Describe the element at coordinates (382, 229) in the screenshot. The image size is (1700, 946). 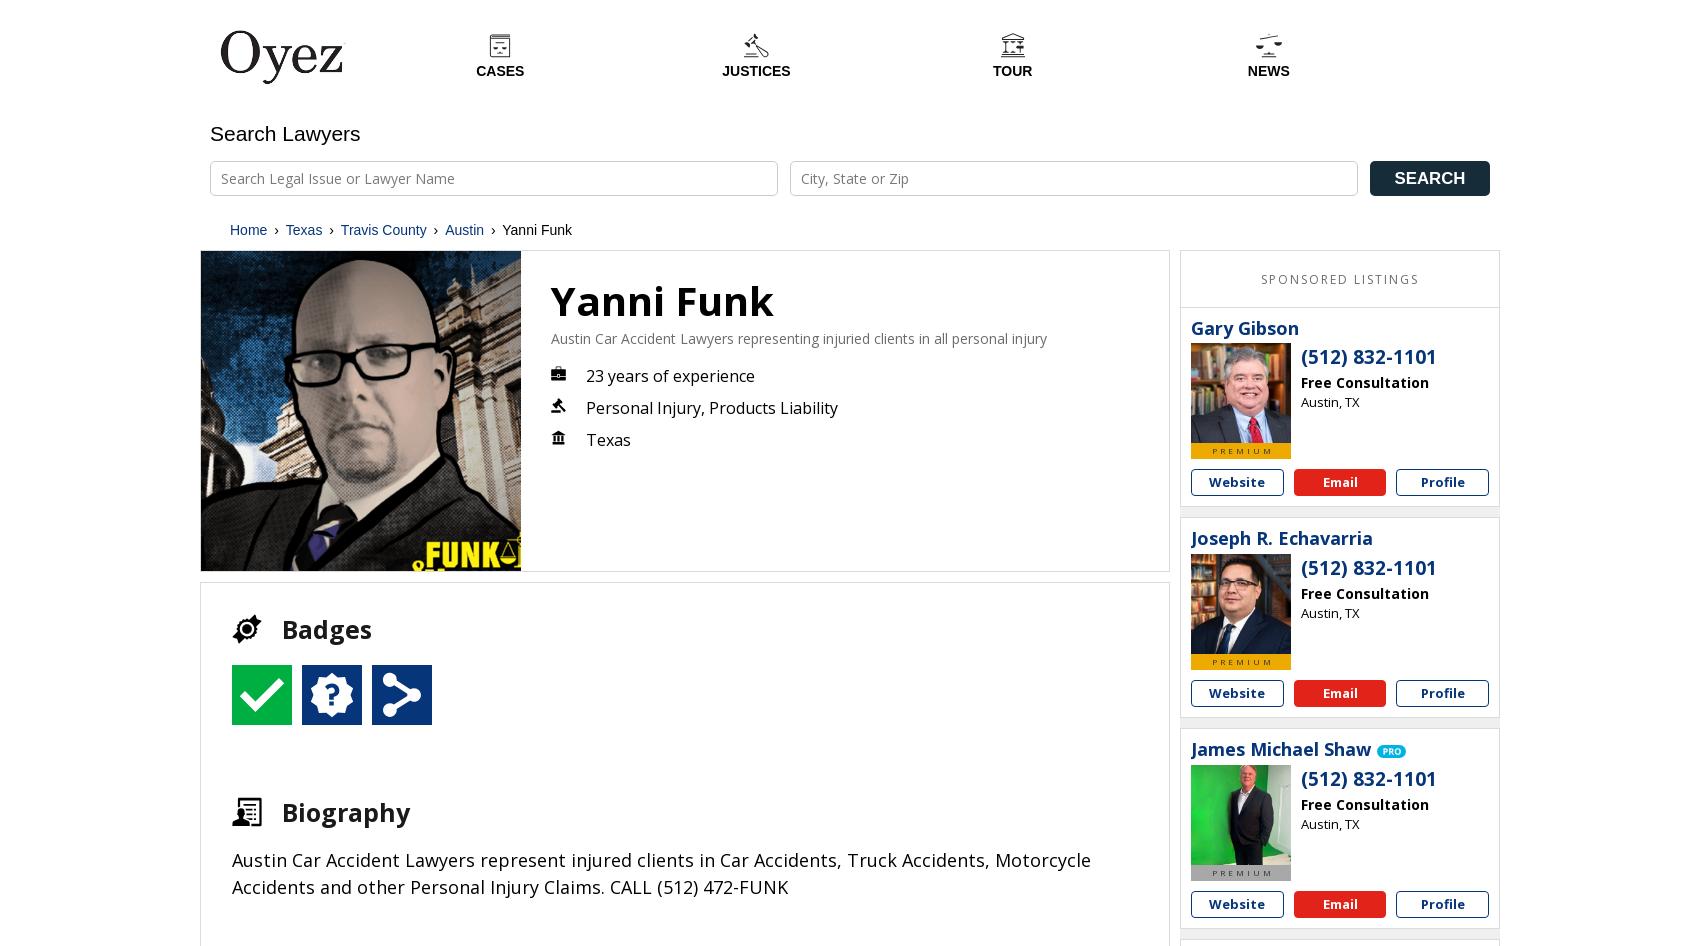
I see `'Travis County'` at that location.